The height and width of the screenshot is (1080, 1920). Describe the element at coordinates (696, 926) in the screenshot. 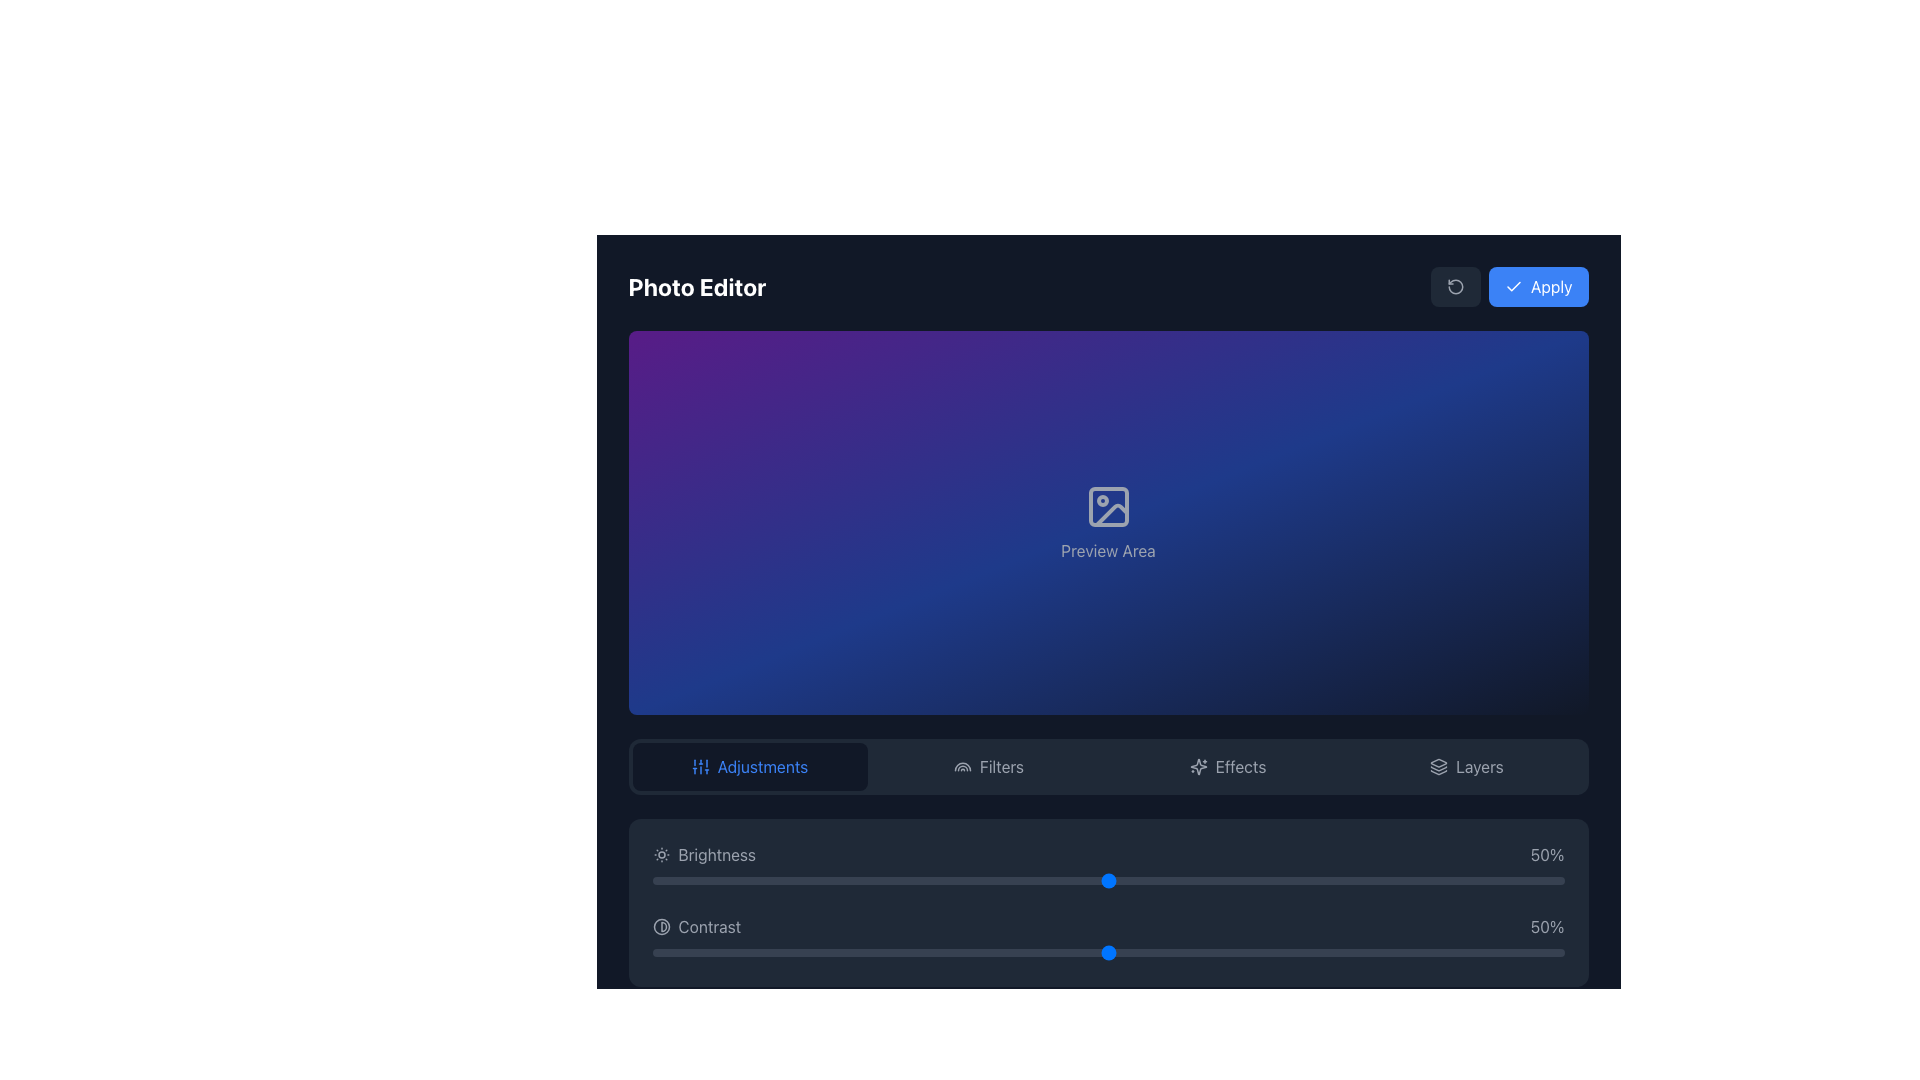

I see `the 'Contrast' label with icon, which is displayed in medium-light gray font and is located in the 'Adjustments' section below the 'Brightness' control` at that location.